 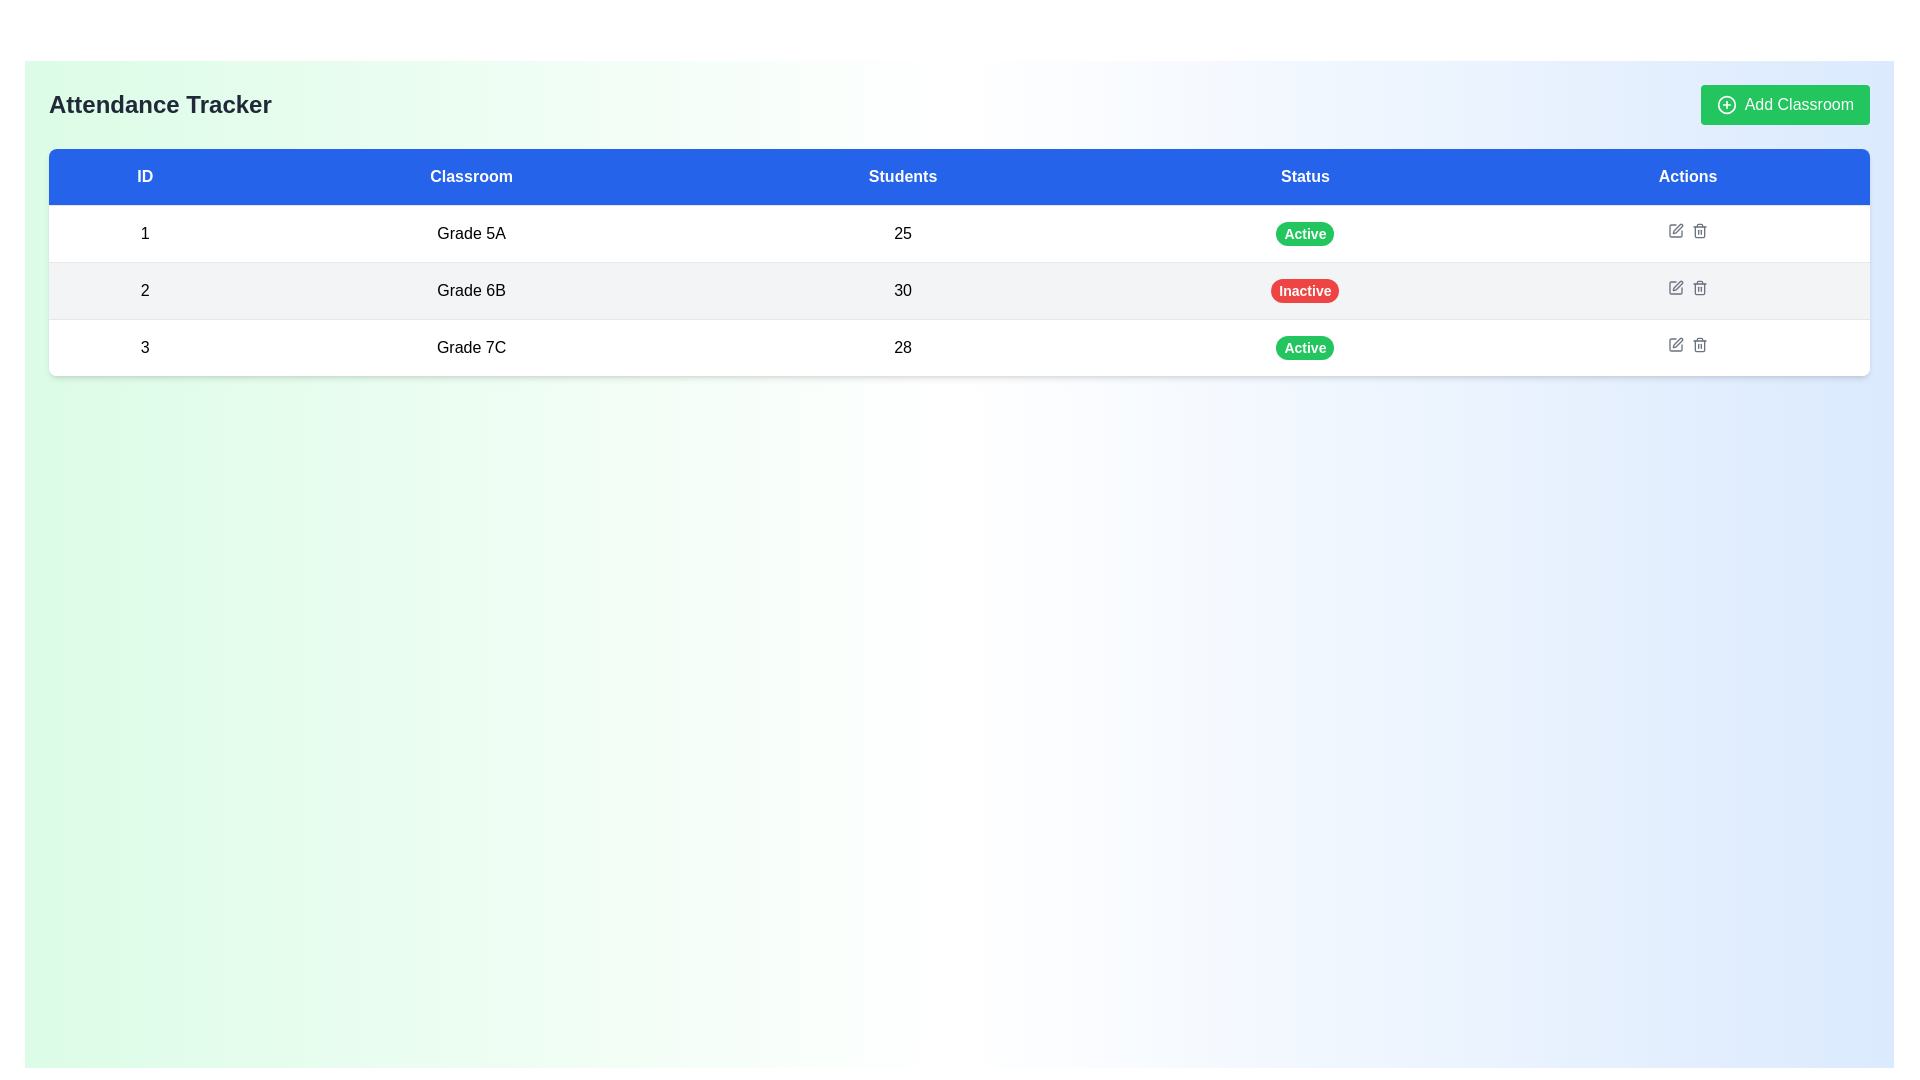 What do you see at coordinates (958, 346) in the screenshot?
I see `the table row displaying data for classroom ID '3', named 'Grade 7C', with status 'Active'` at bounding box center [958, 346].